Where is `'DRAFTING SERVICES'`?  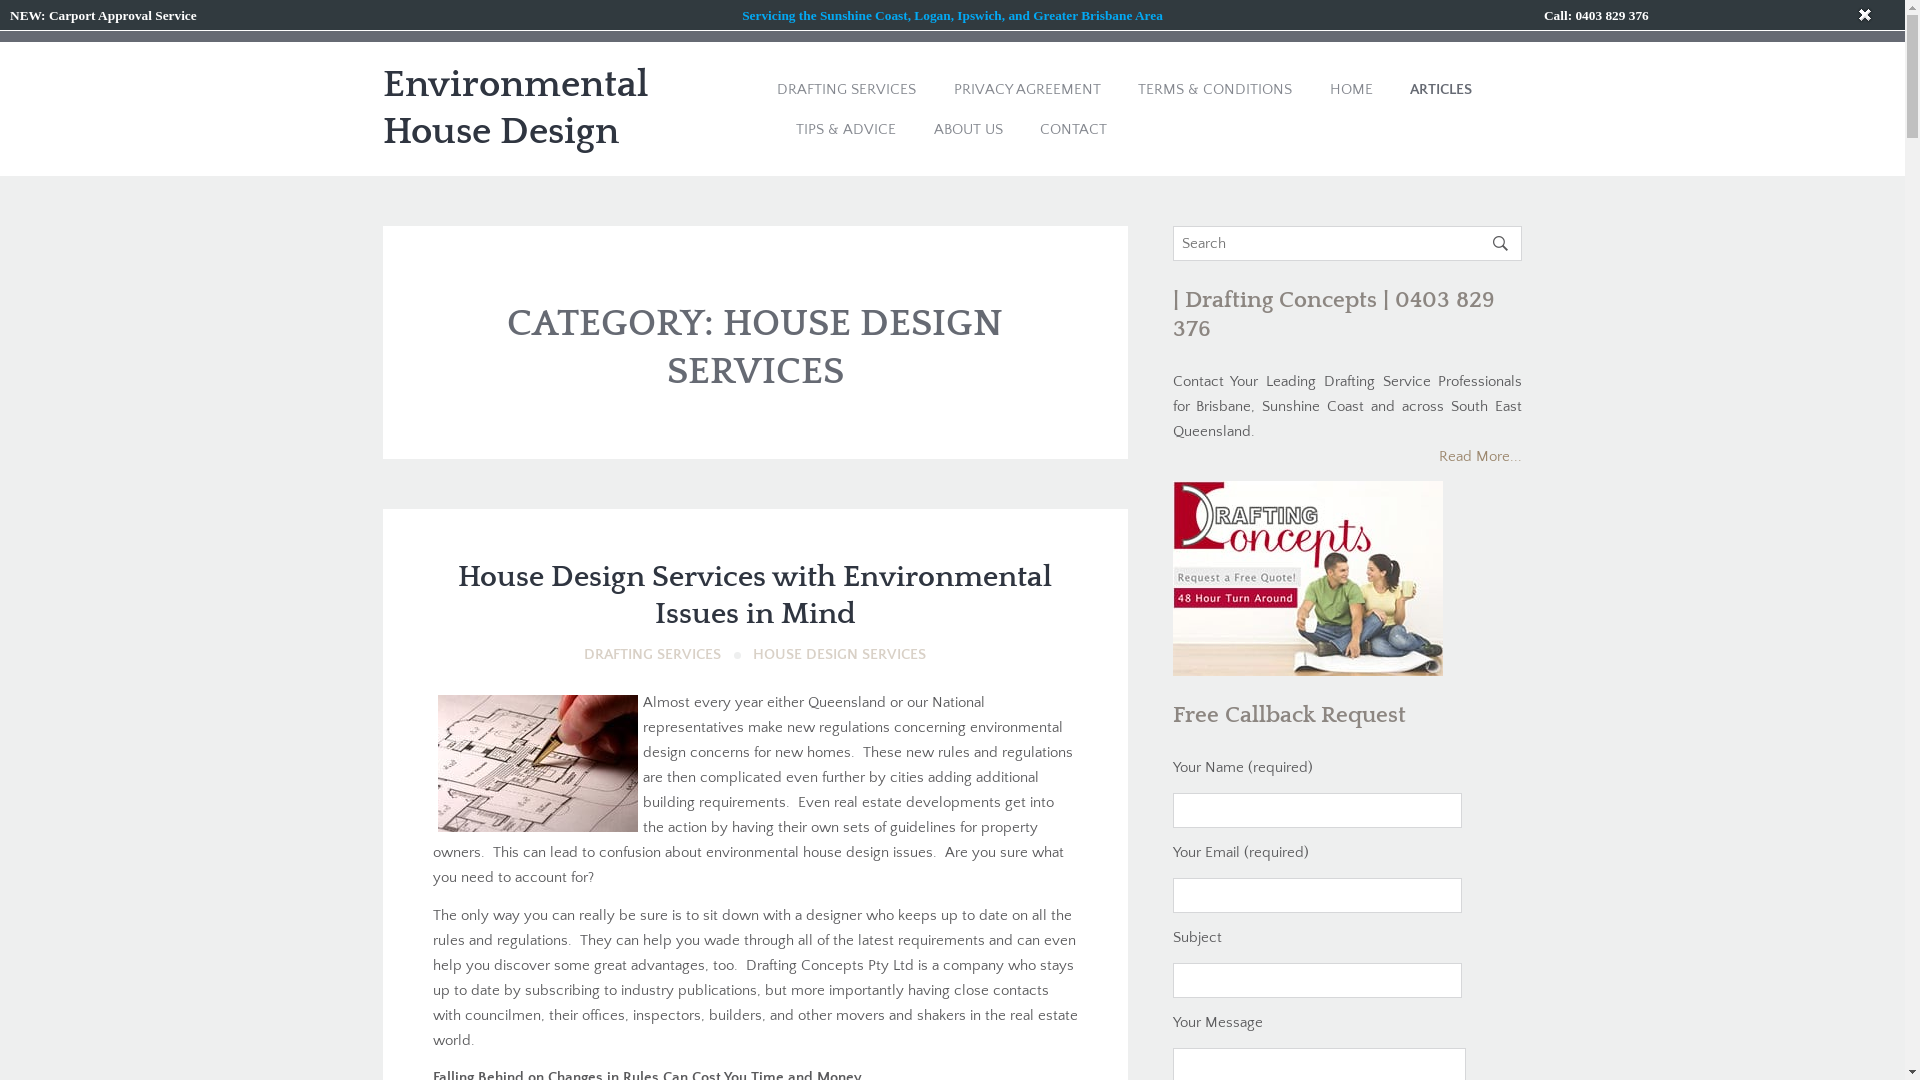
'DRAFTING SERVICES' is located at coordinates (652, 654).